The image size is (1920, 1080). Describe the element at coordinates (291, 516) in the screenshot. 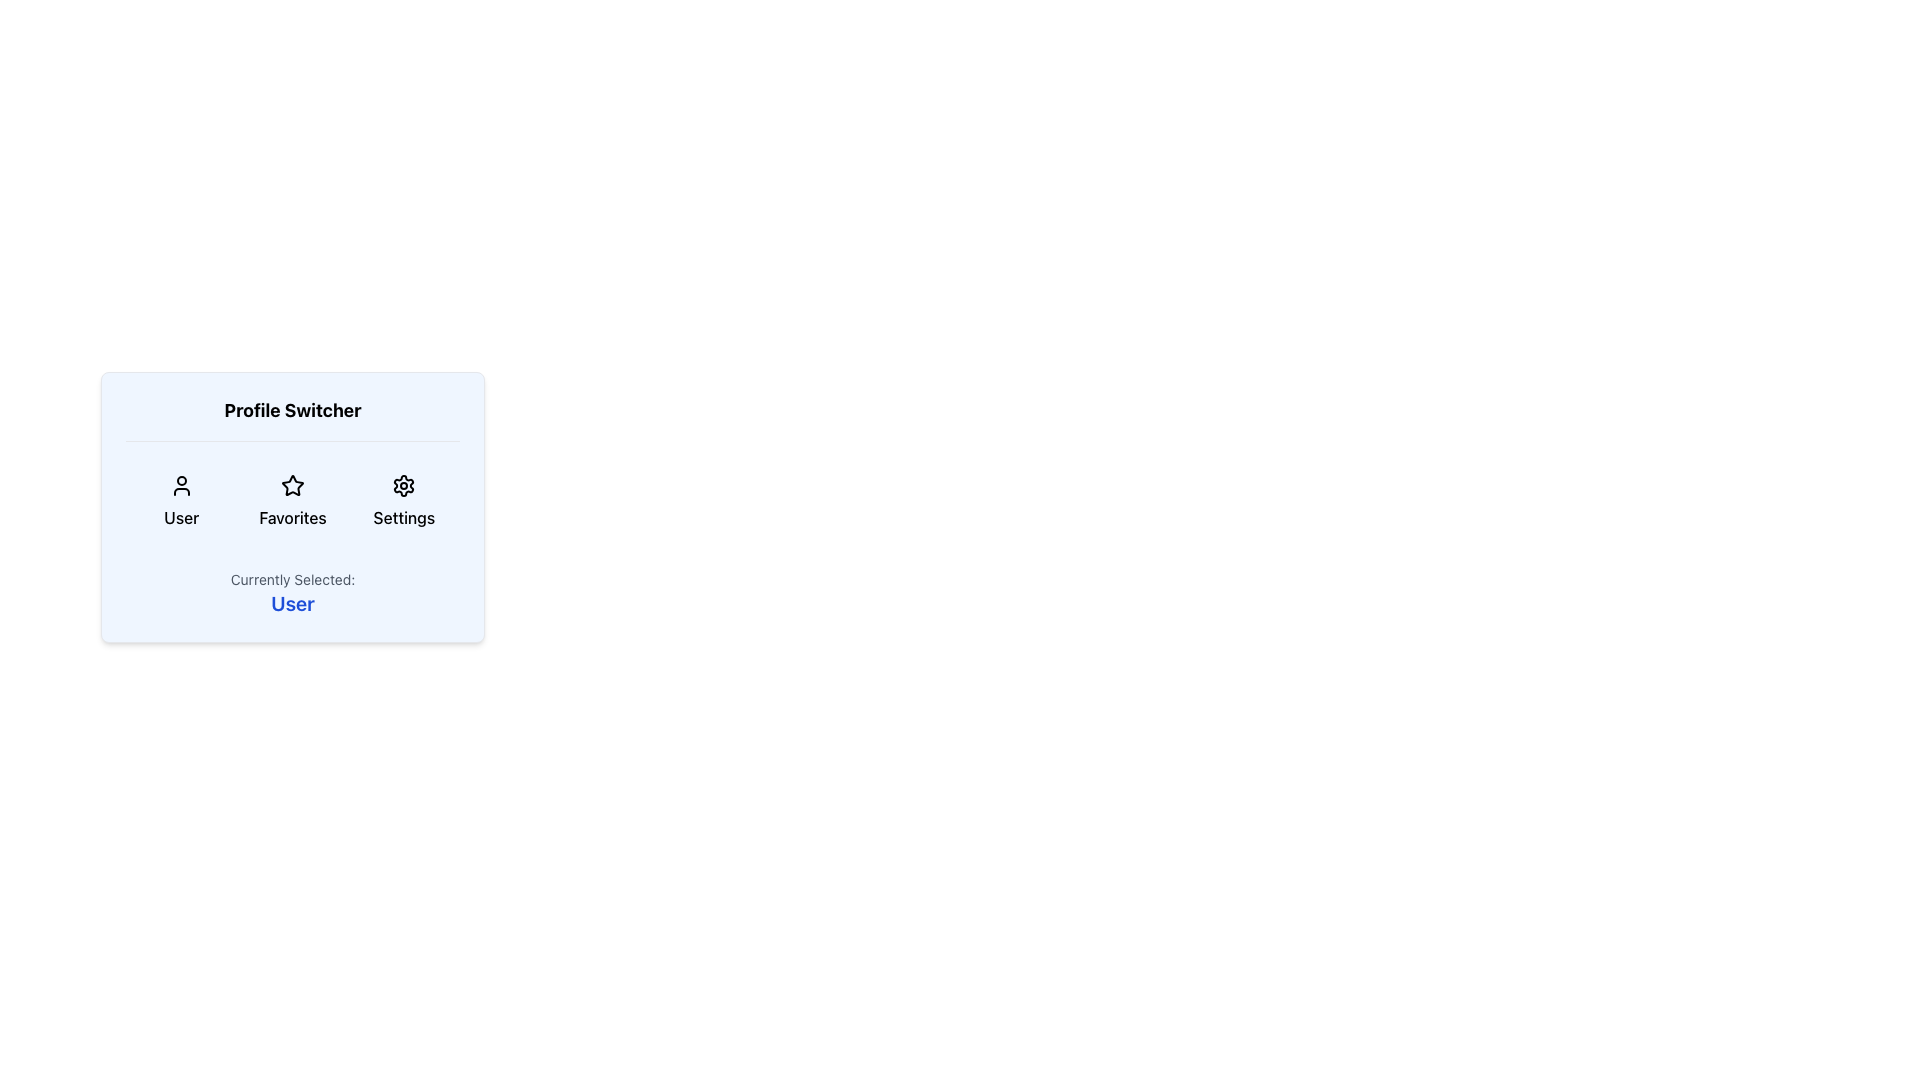

I see `the 'Favorites' text label, which serves as a descriptor for the card in the profile selection interface` at that location.